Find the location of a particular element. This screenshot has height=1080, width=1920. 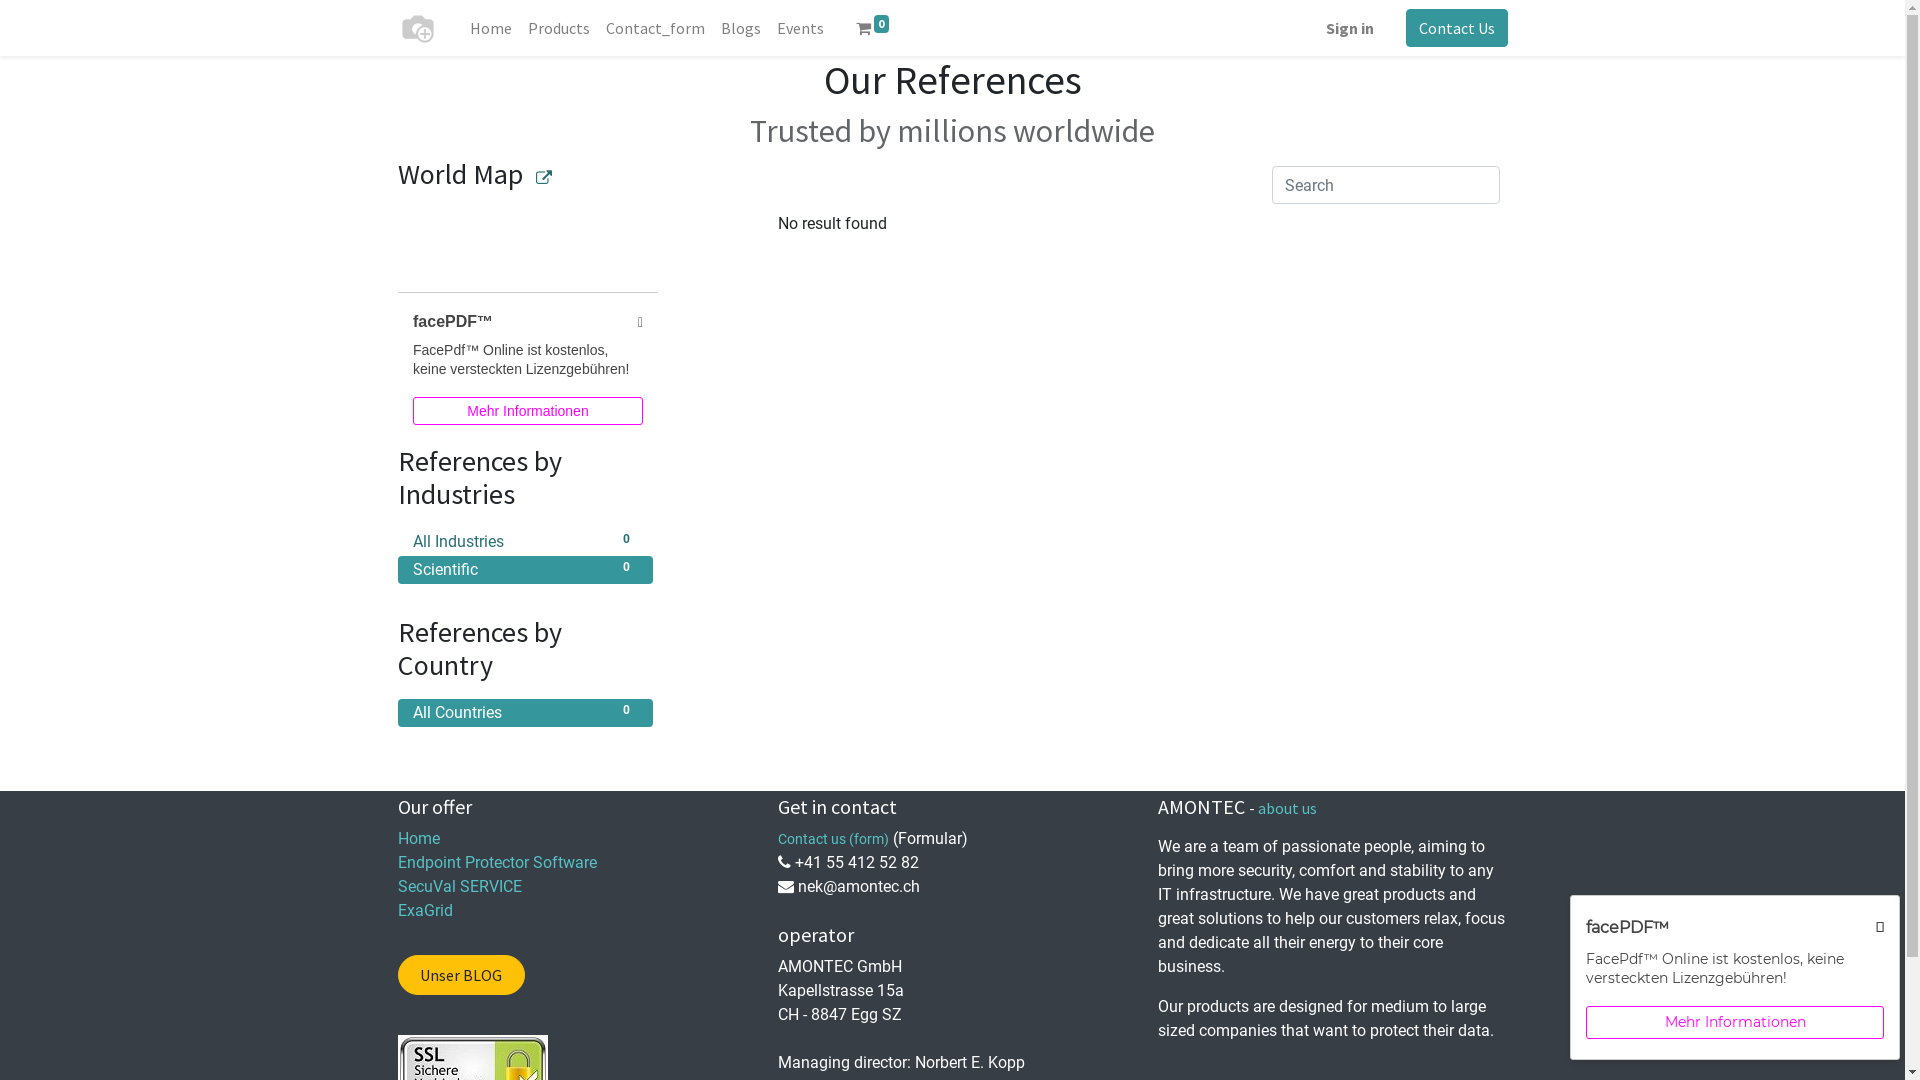

'Events' is located at coordinates (798, 27).